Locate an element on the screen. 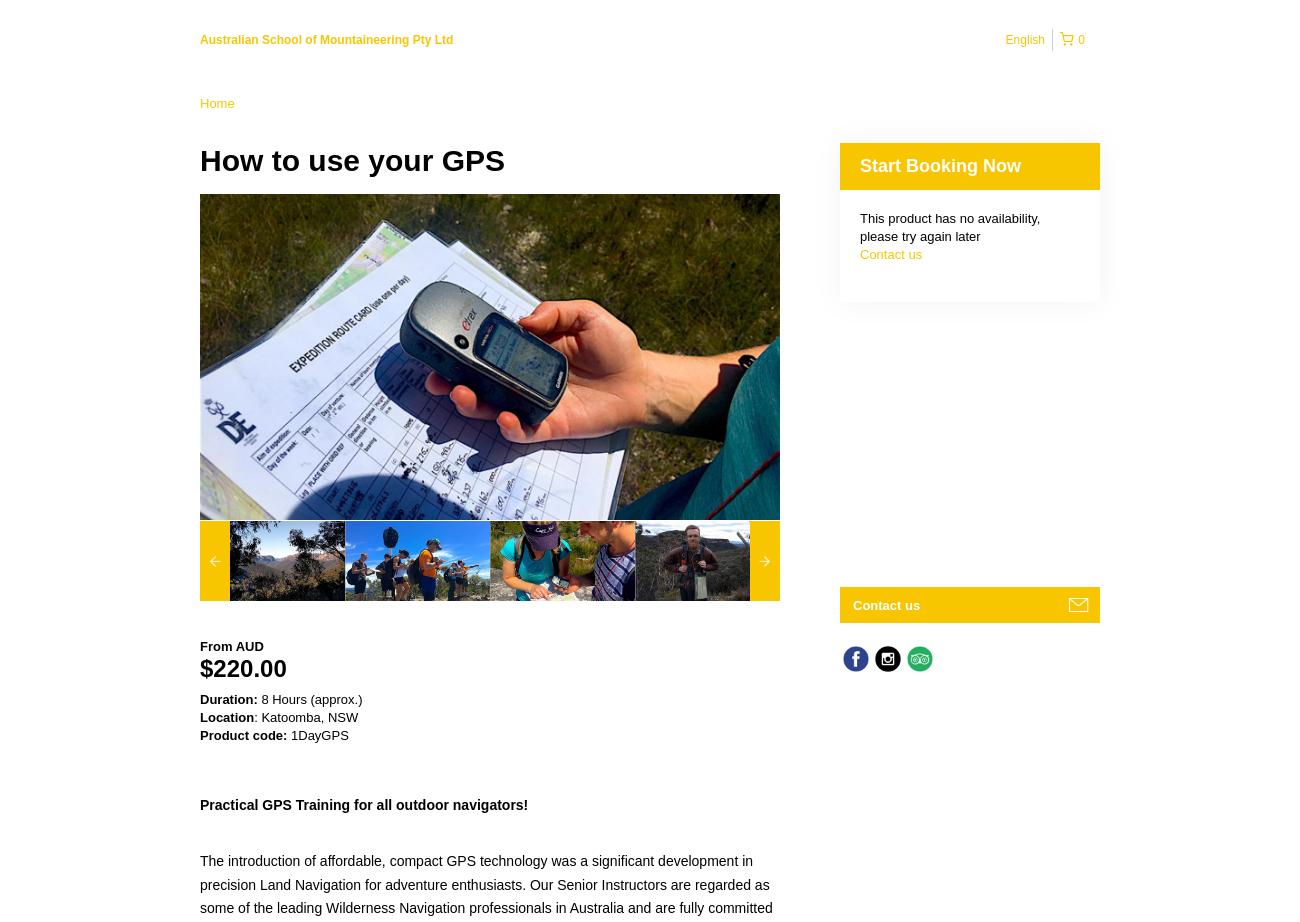 The height and width of the screenshot is (922, 1300). 'Start Booking Now' is located at coordinates (940, 165).